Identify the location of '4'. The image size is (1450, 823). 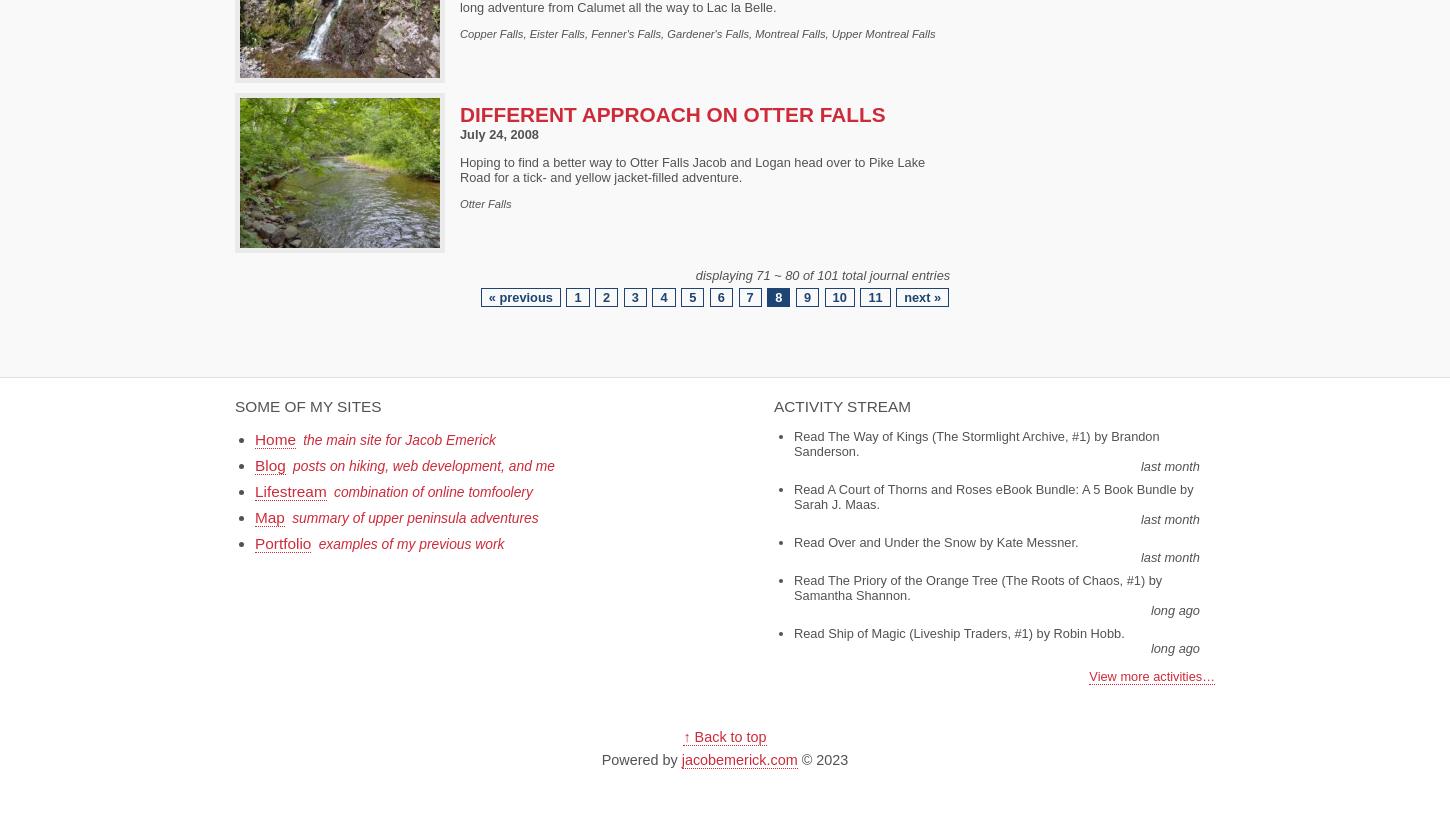
(662, 297).